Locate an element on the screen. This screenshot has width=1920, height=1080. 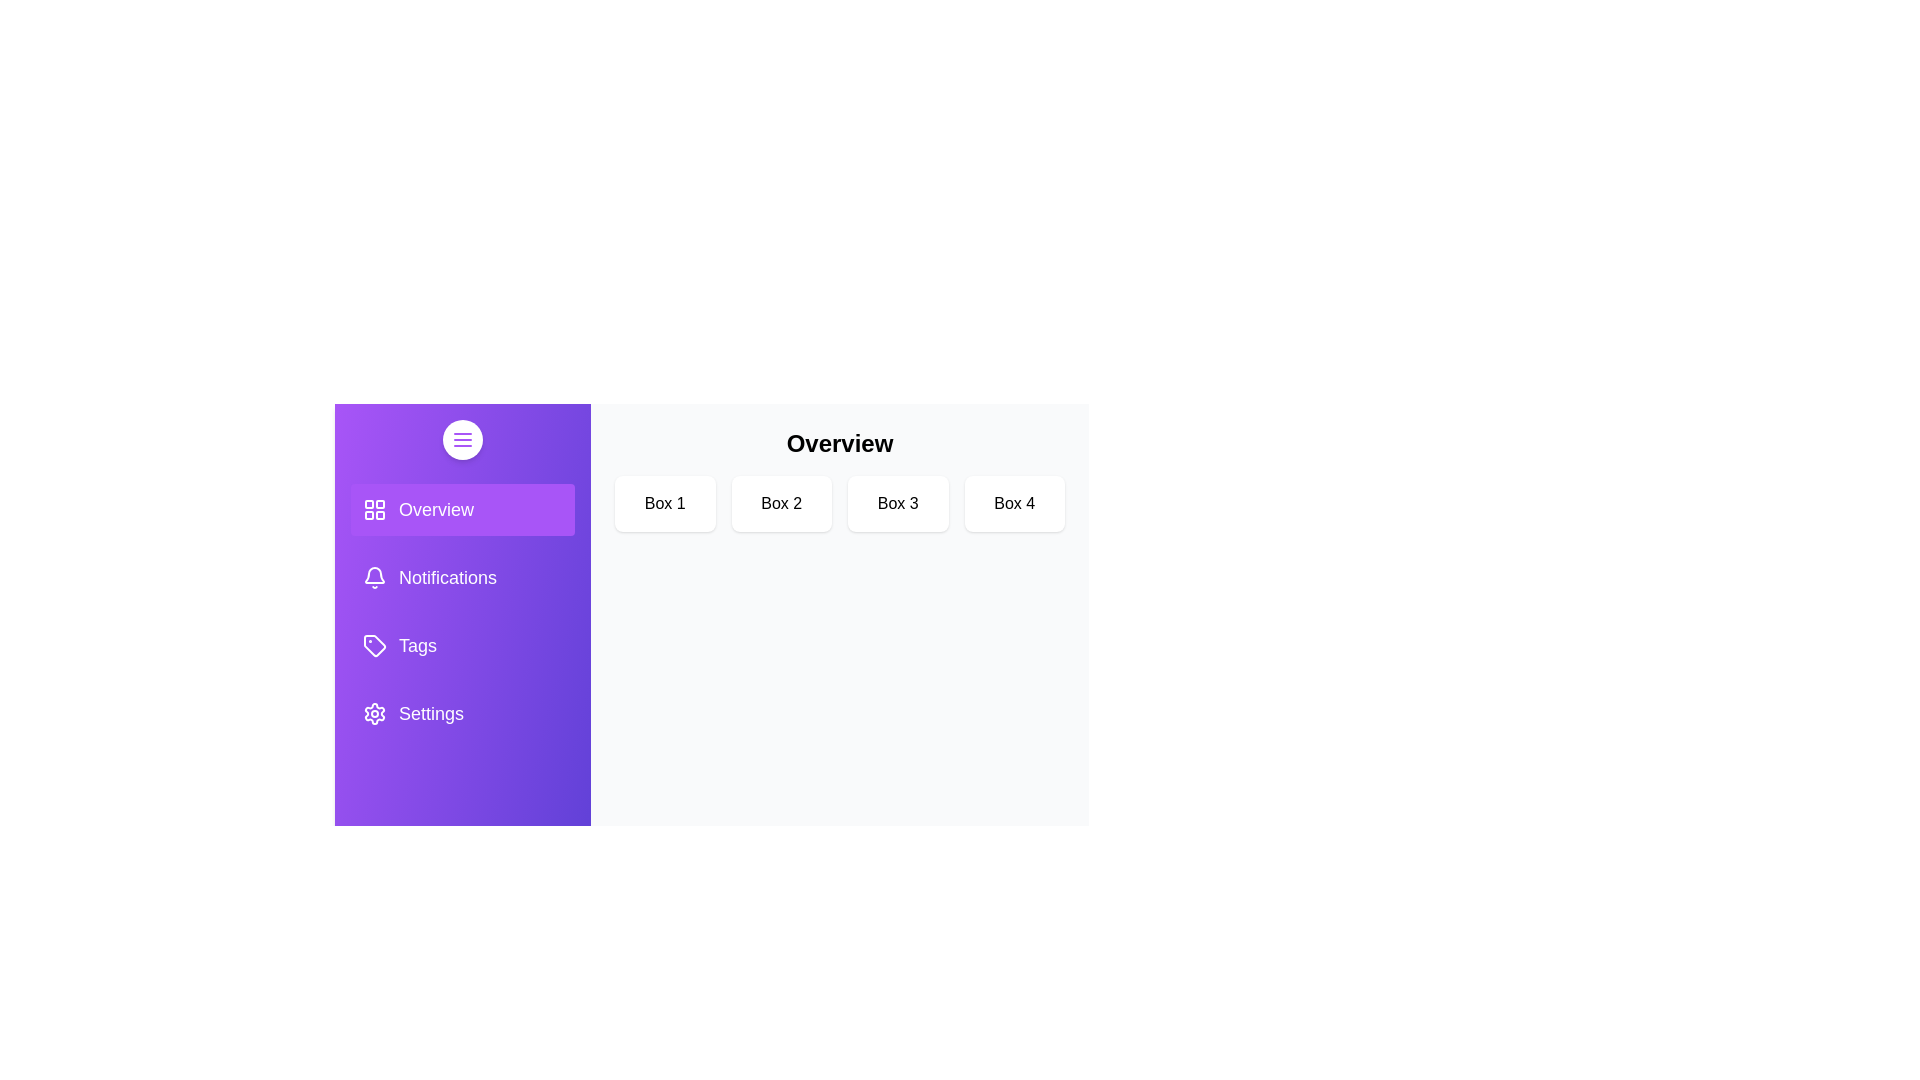
menu button to toggle the sidebar visibility is located at coordinates (461, 438).